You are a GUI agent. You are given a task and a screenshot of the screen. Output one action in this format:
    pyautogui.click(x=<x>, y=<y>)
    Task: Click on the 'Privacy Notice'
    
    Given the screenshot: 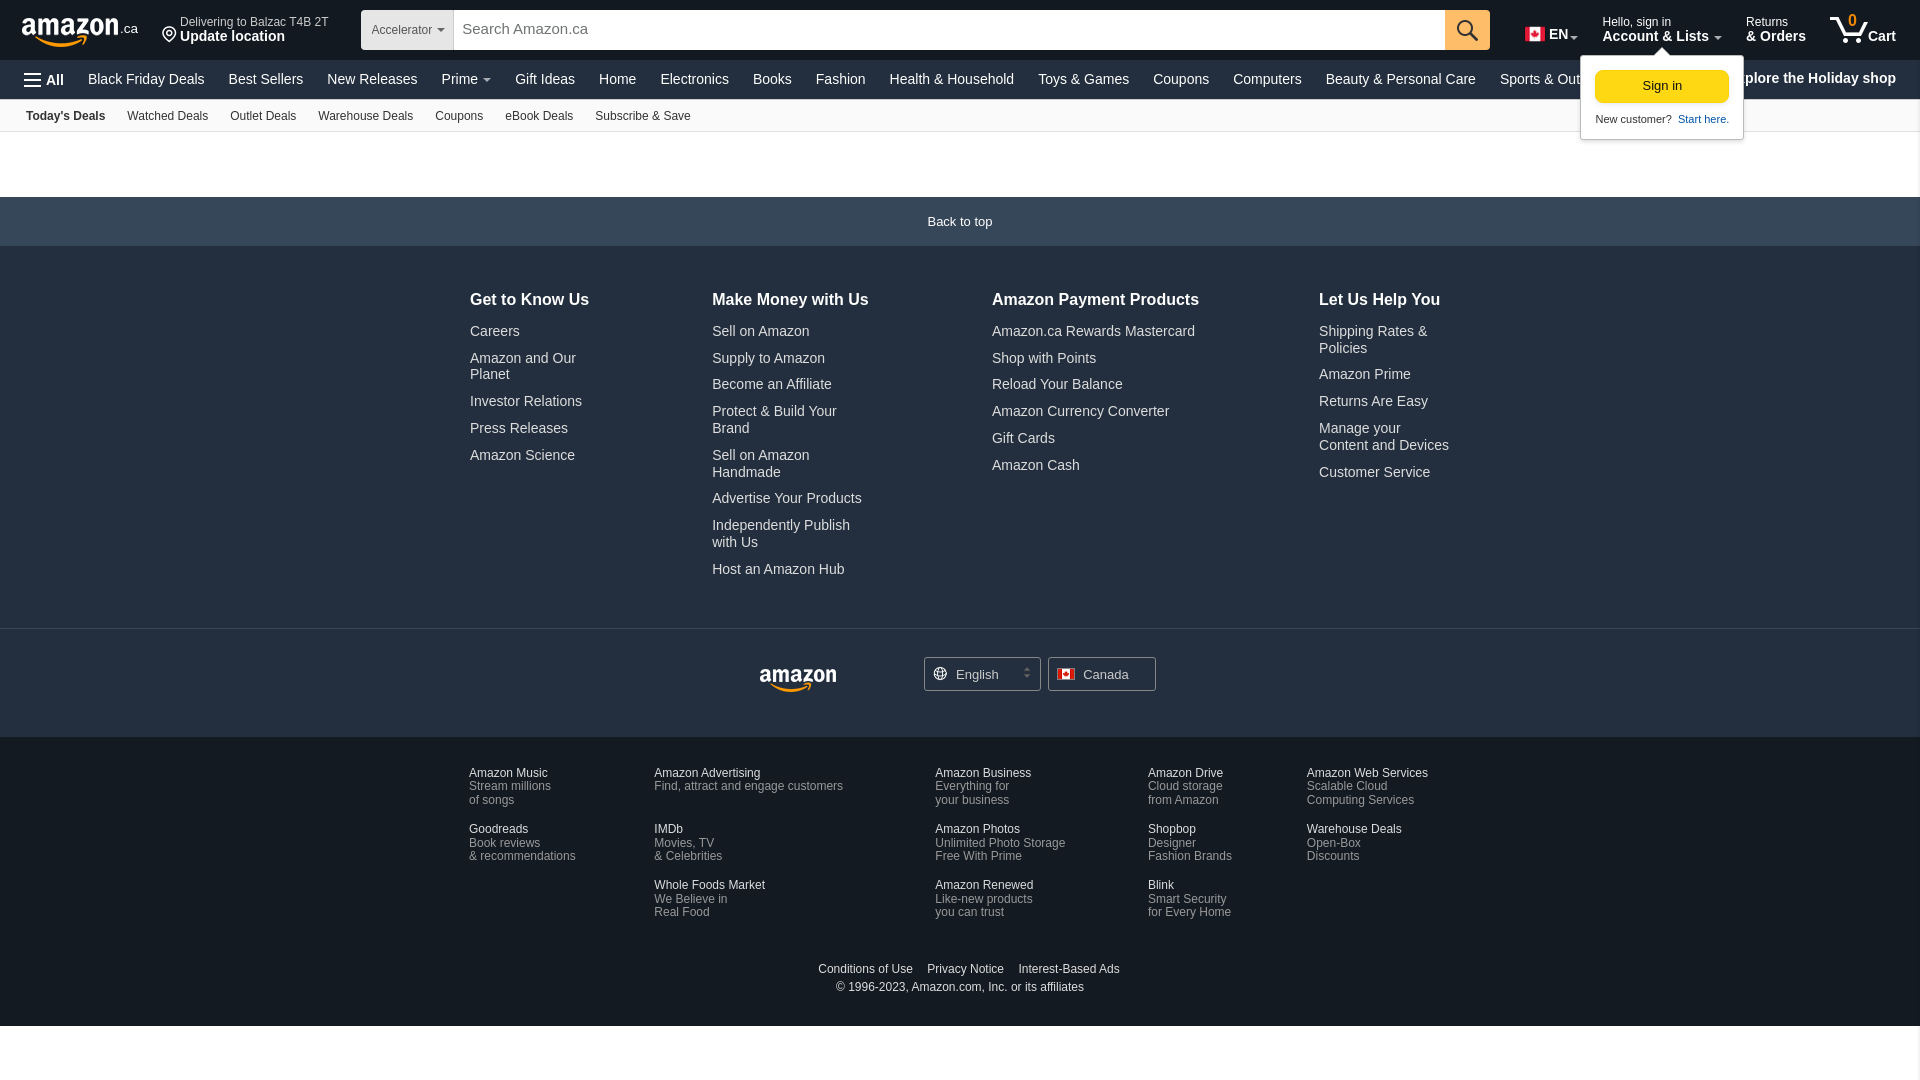 What is the action you would take?
    pyautogui.click(x=965, y=967)
    